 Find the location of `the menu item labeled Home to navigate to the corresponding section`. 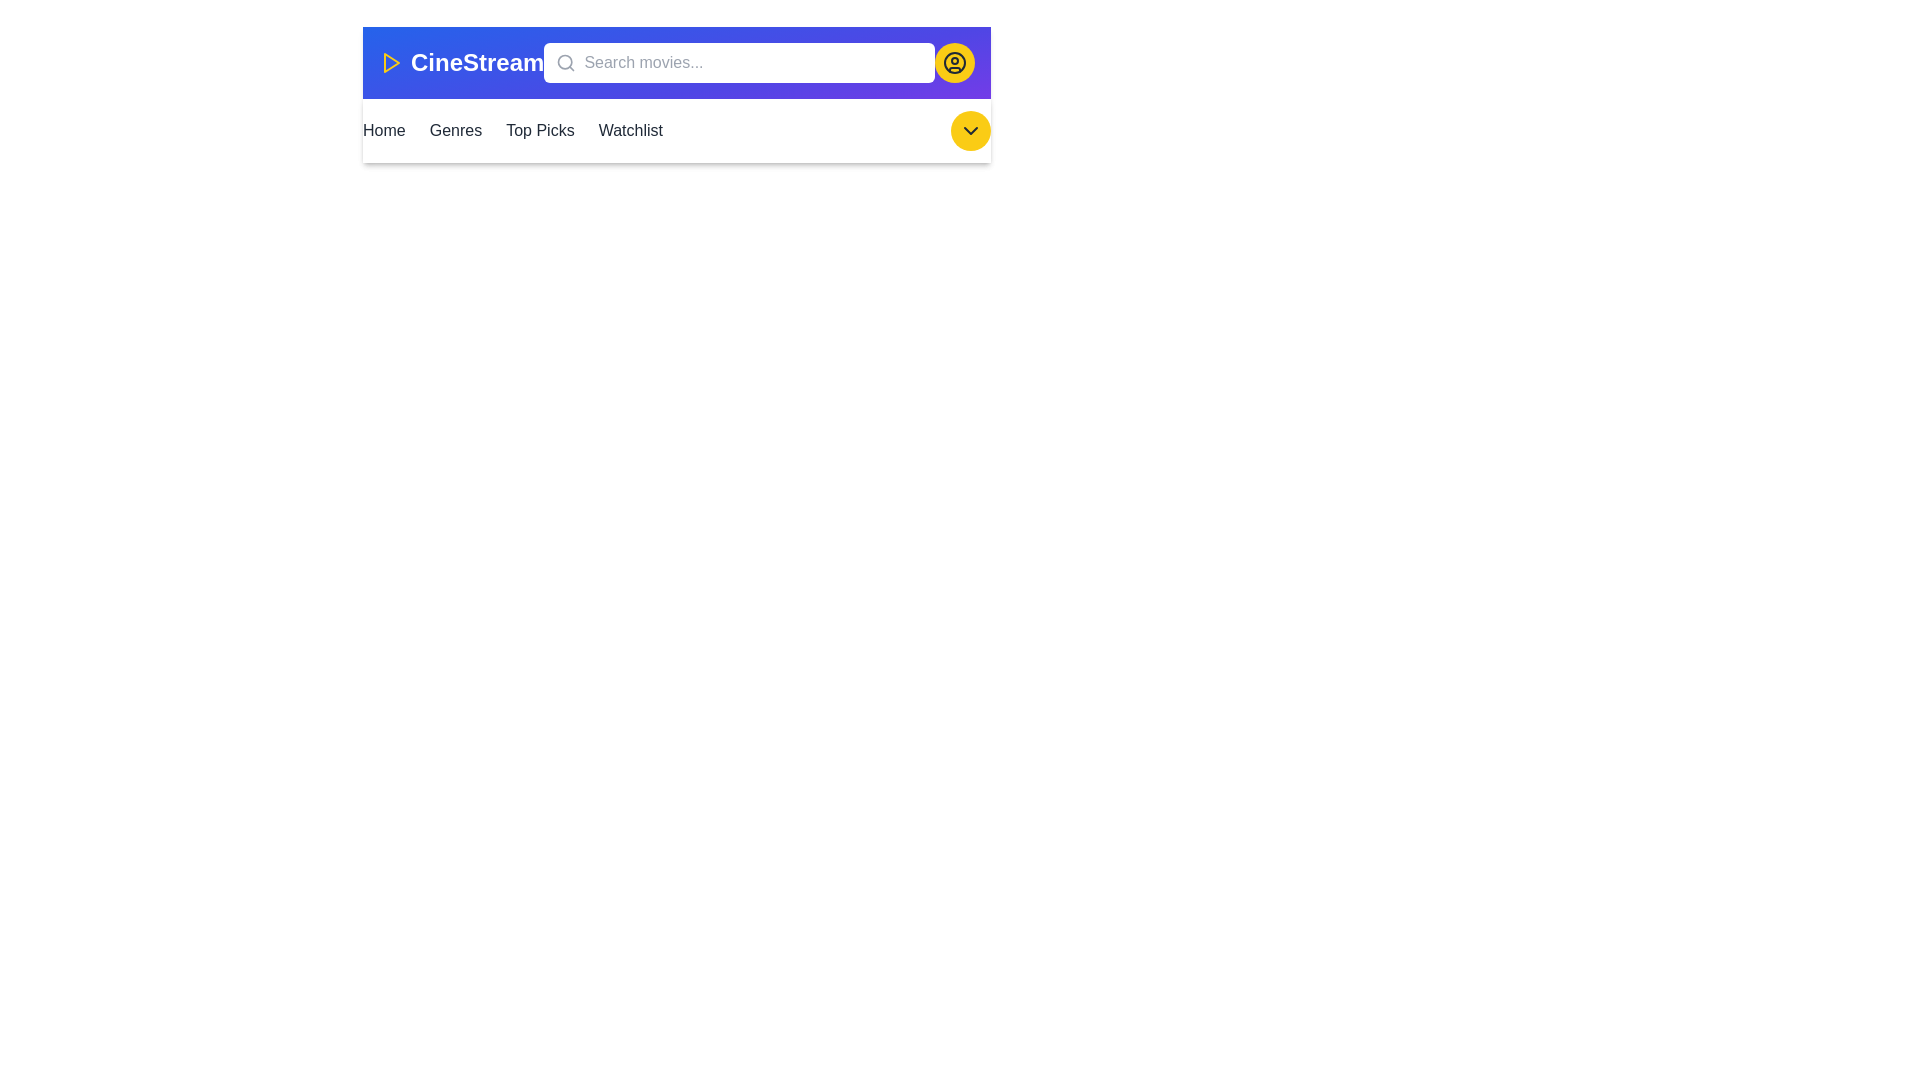

the menu item labeled Home to navigate to the corresponding section is located at coordinates (384, 131).